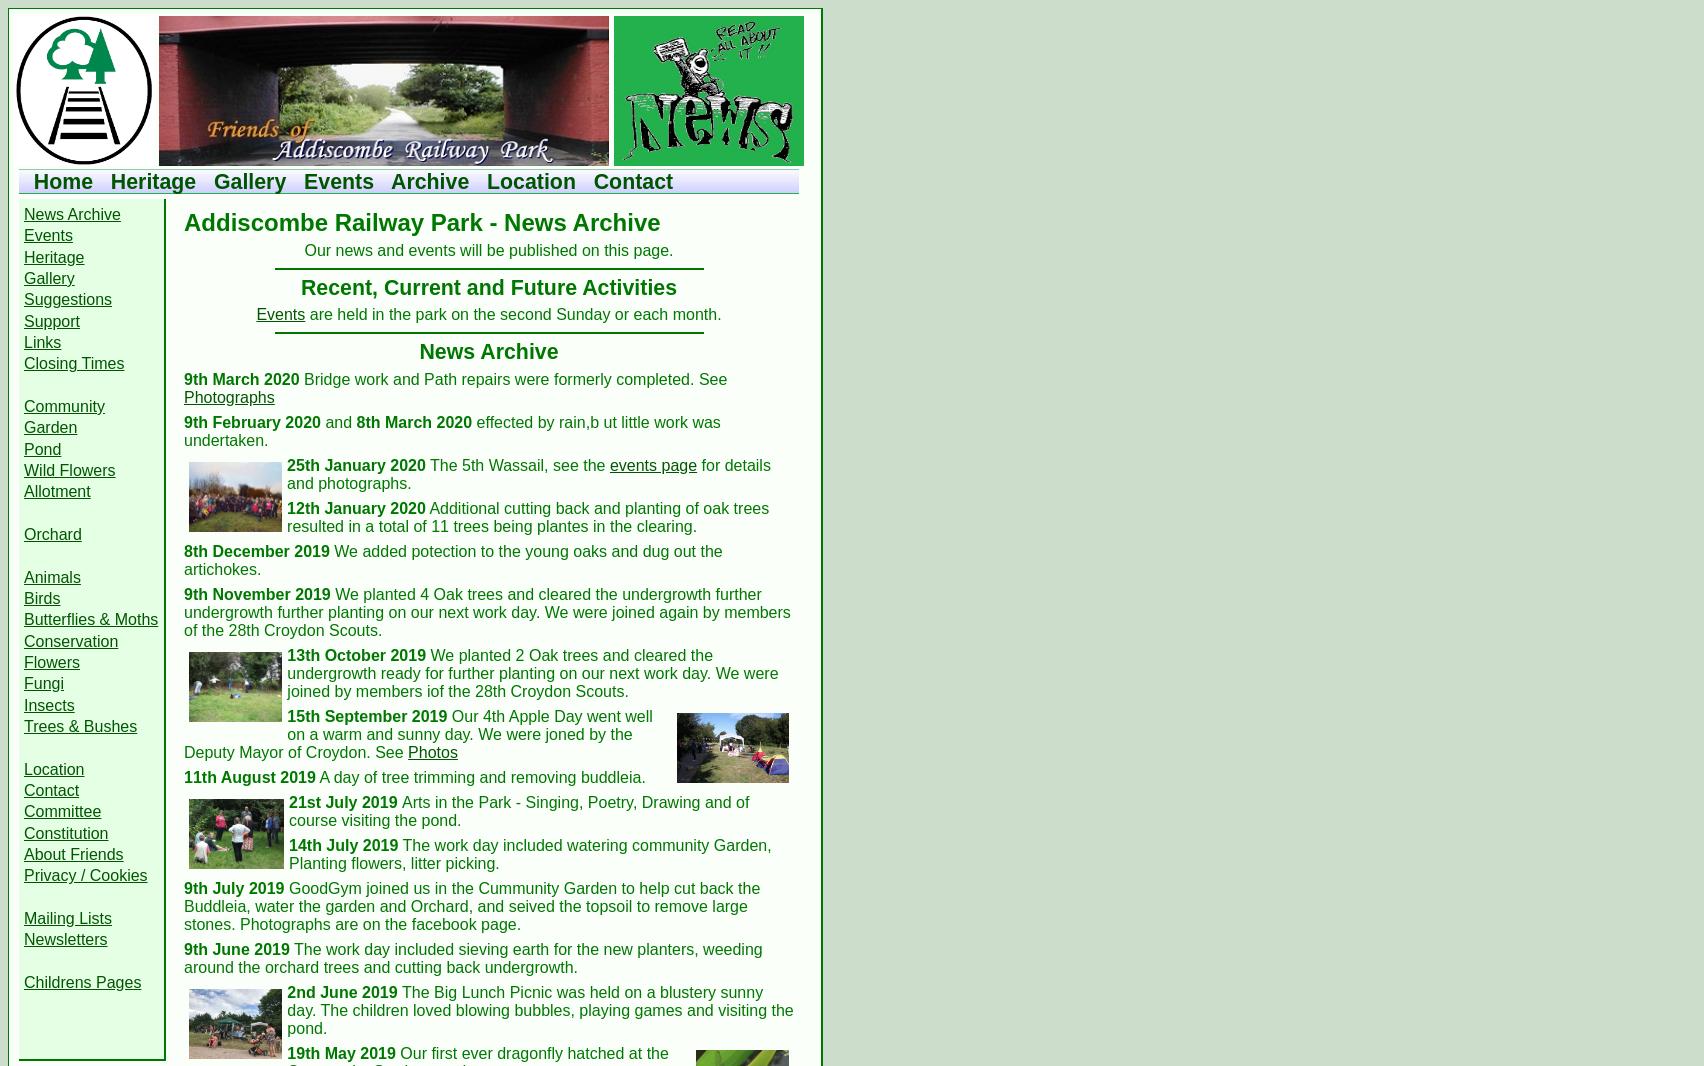  I want to click on '9th November 2019', so click(255, 592).